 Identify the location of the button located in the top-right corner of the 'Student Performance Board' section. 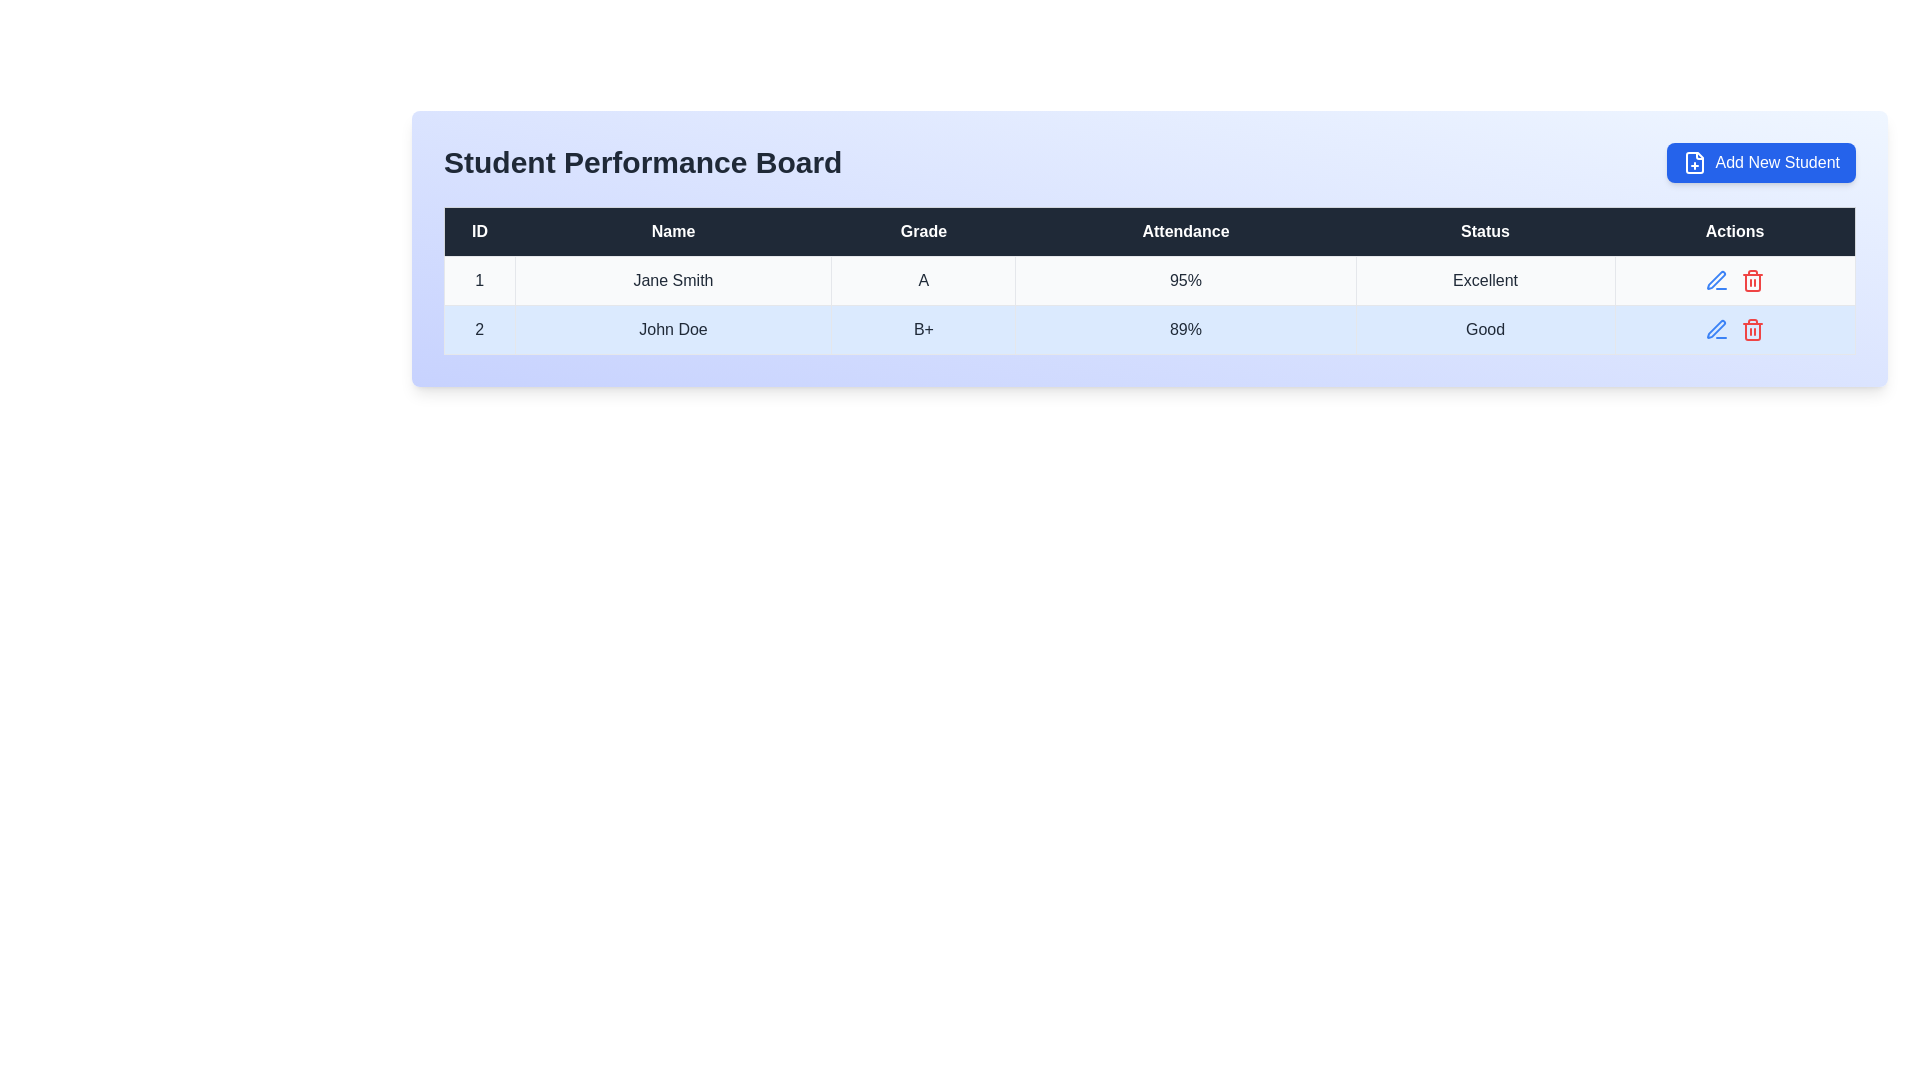
(1761, 161).